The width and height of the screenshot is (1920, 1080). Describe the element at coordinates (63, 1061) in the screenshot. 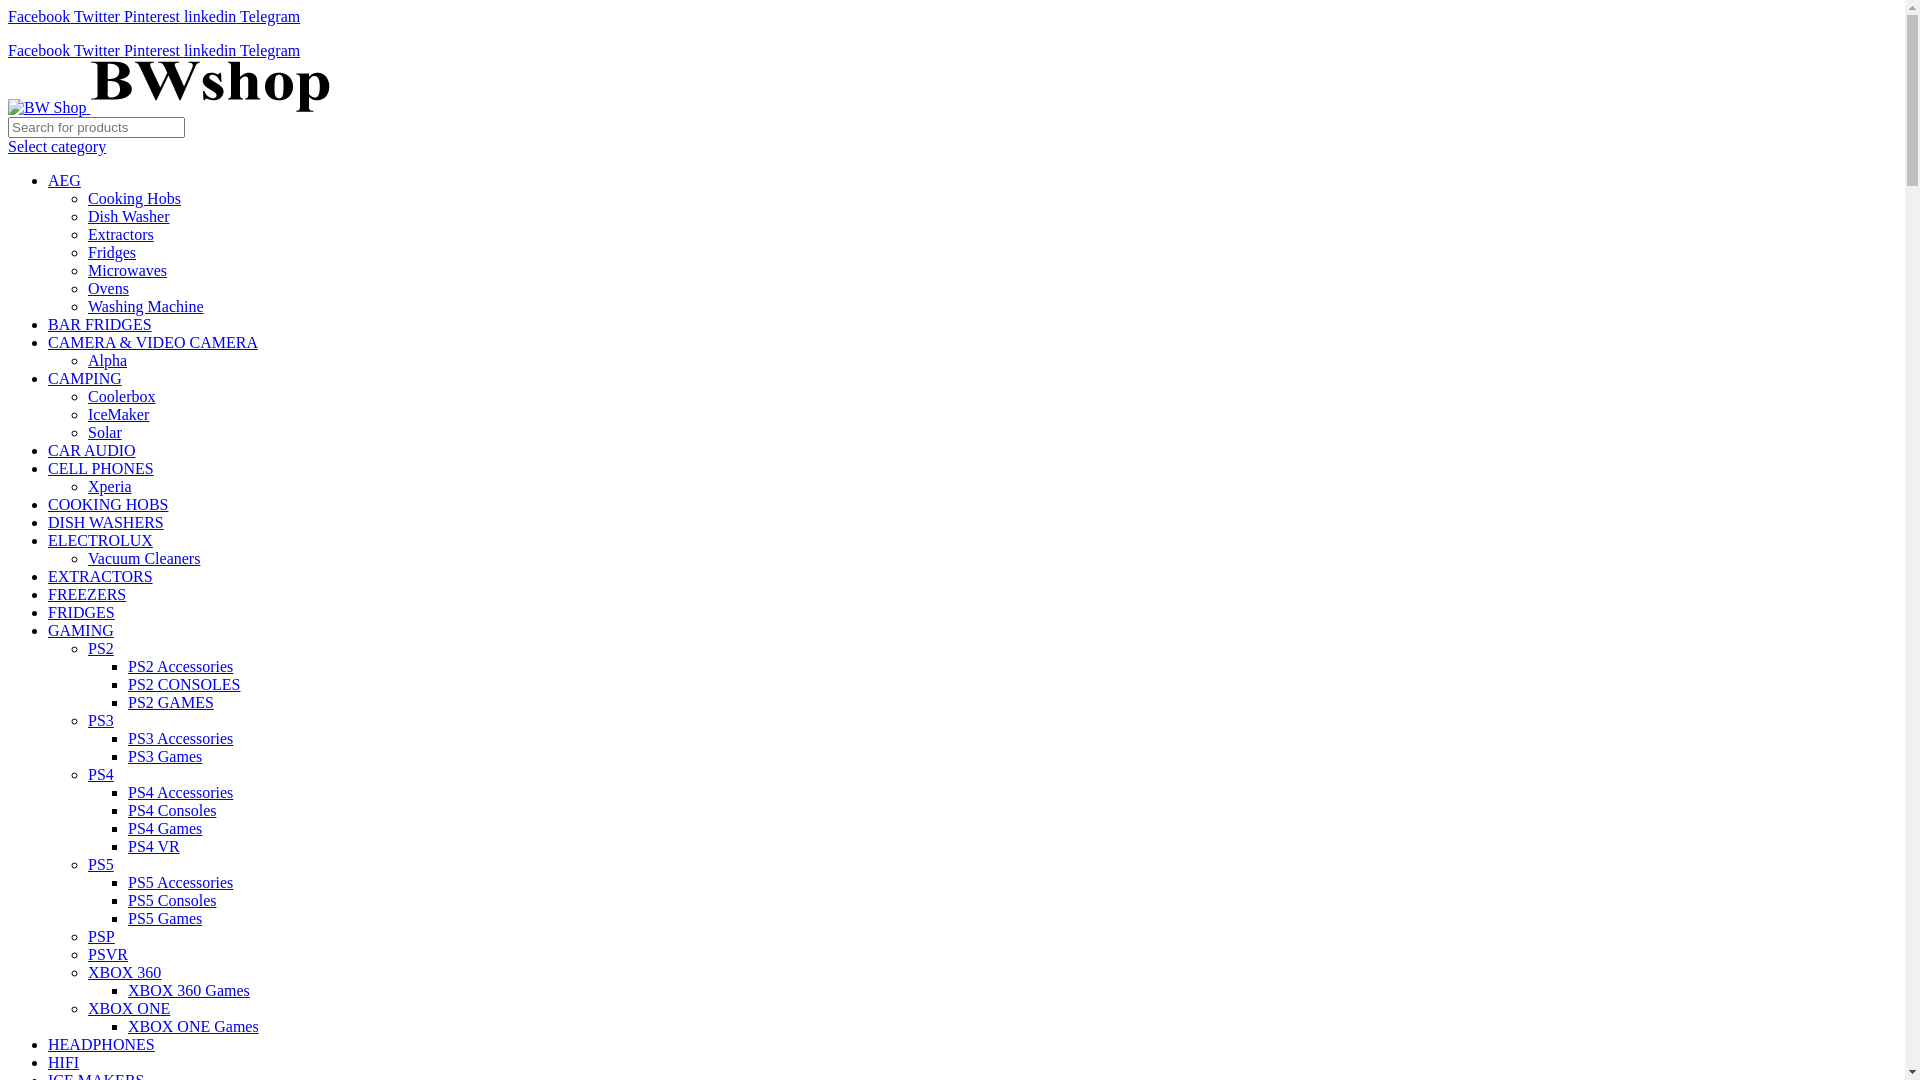

I see `'HIFI'` at that location.